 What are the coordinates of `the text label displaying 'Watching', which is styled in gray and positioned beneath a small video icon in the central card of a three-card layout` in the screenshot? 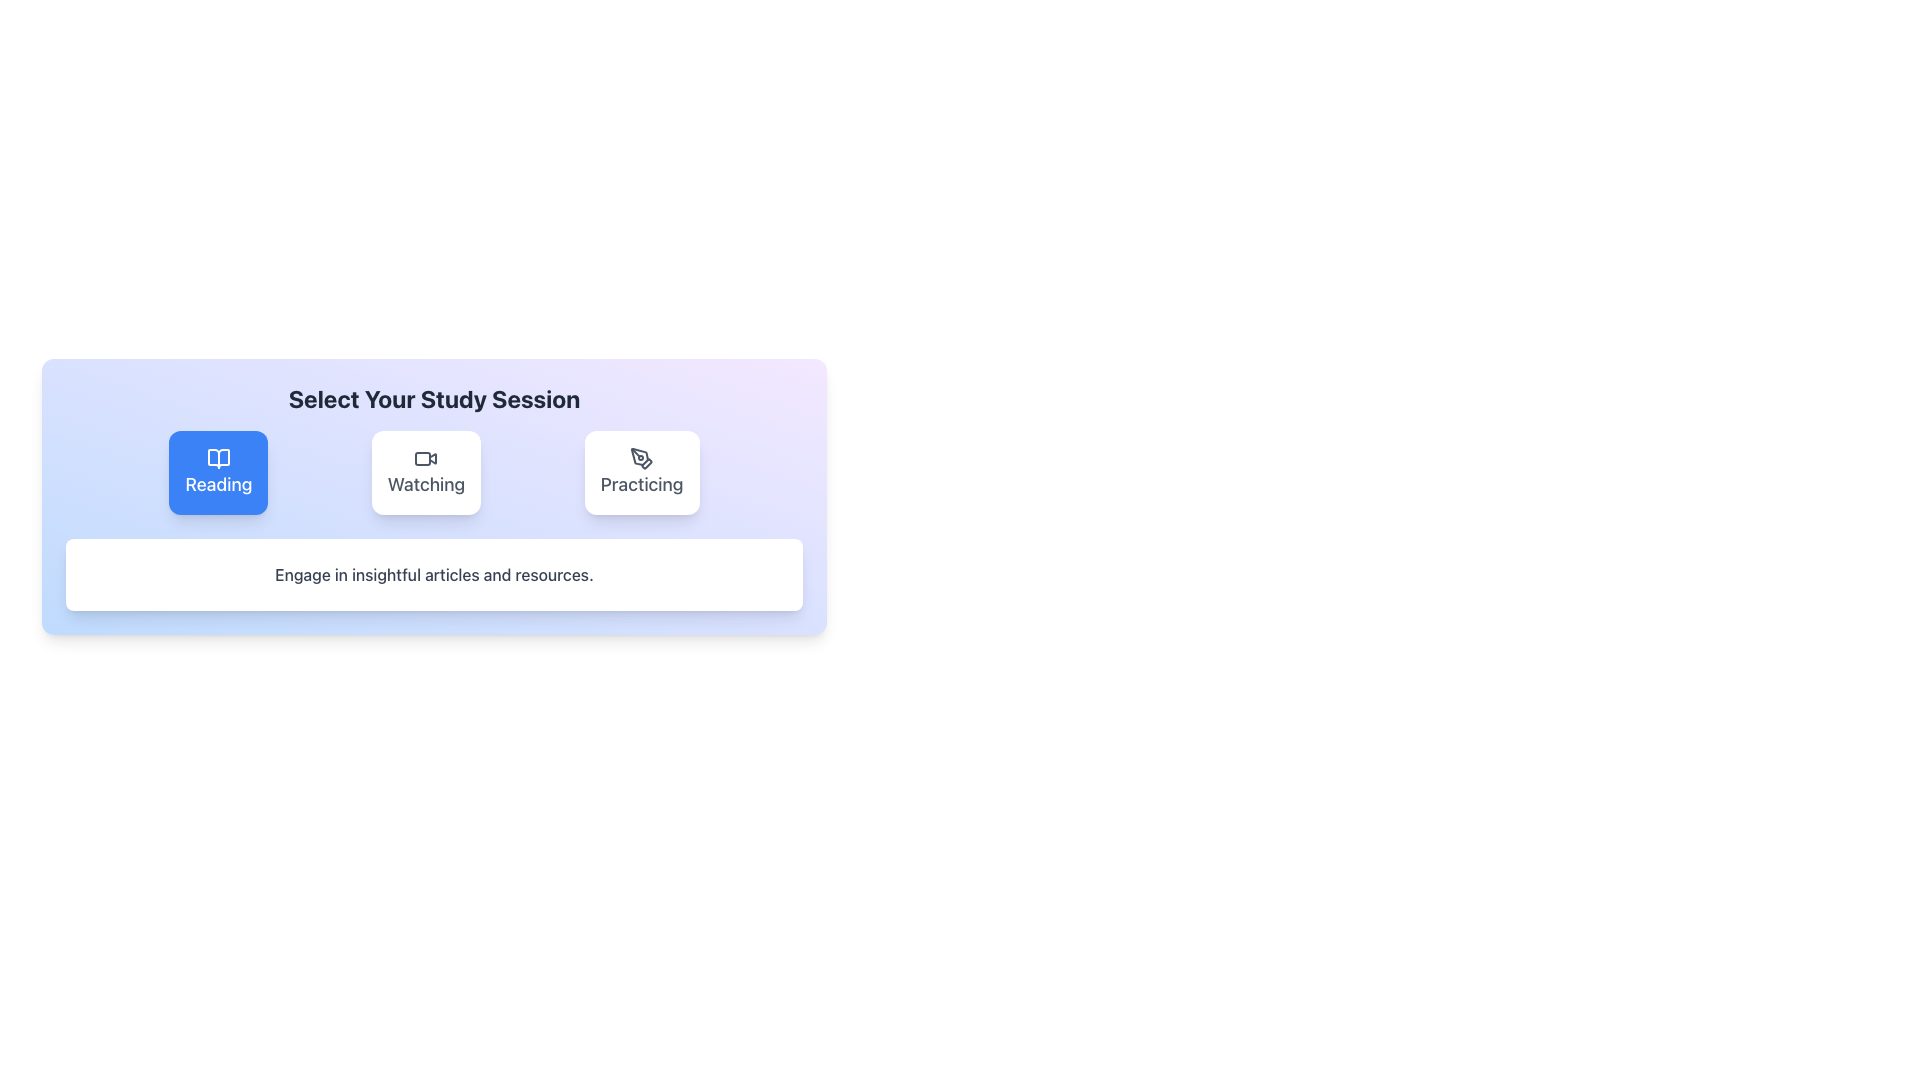 It's located at (425, 485).